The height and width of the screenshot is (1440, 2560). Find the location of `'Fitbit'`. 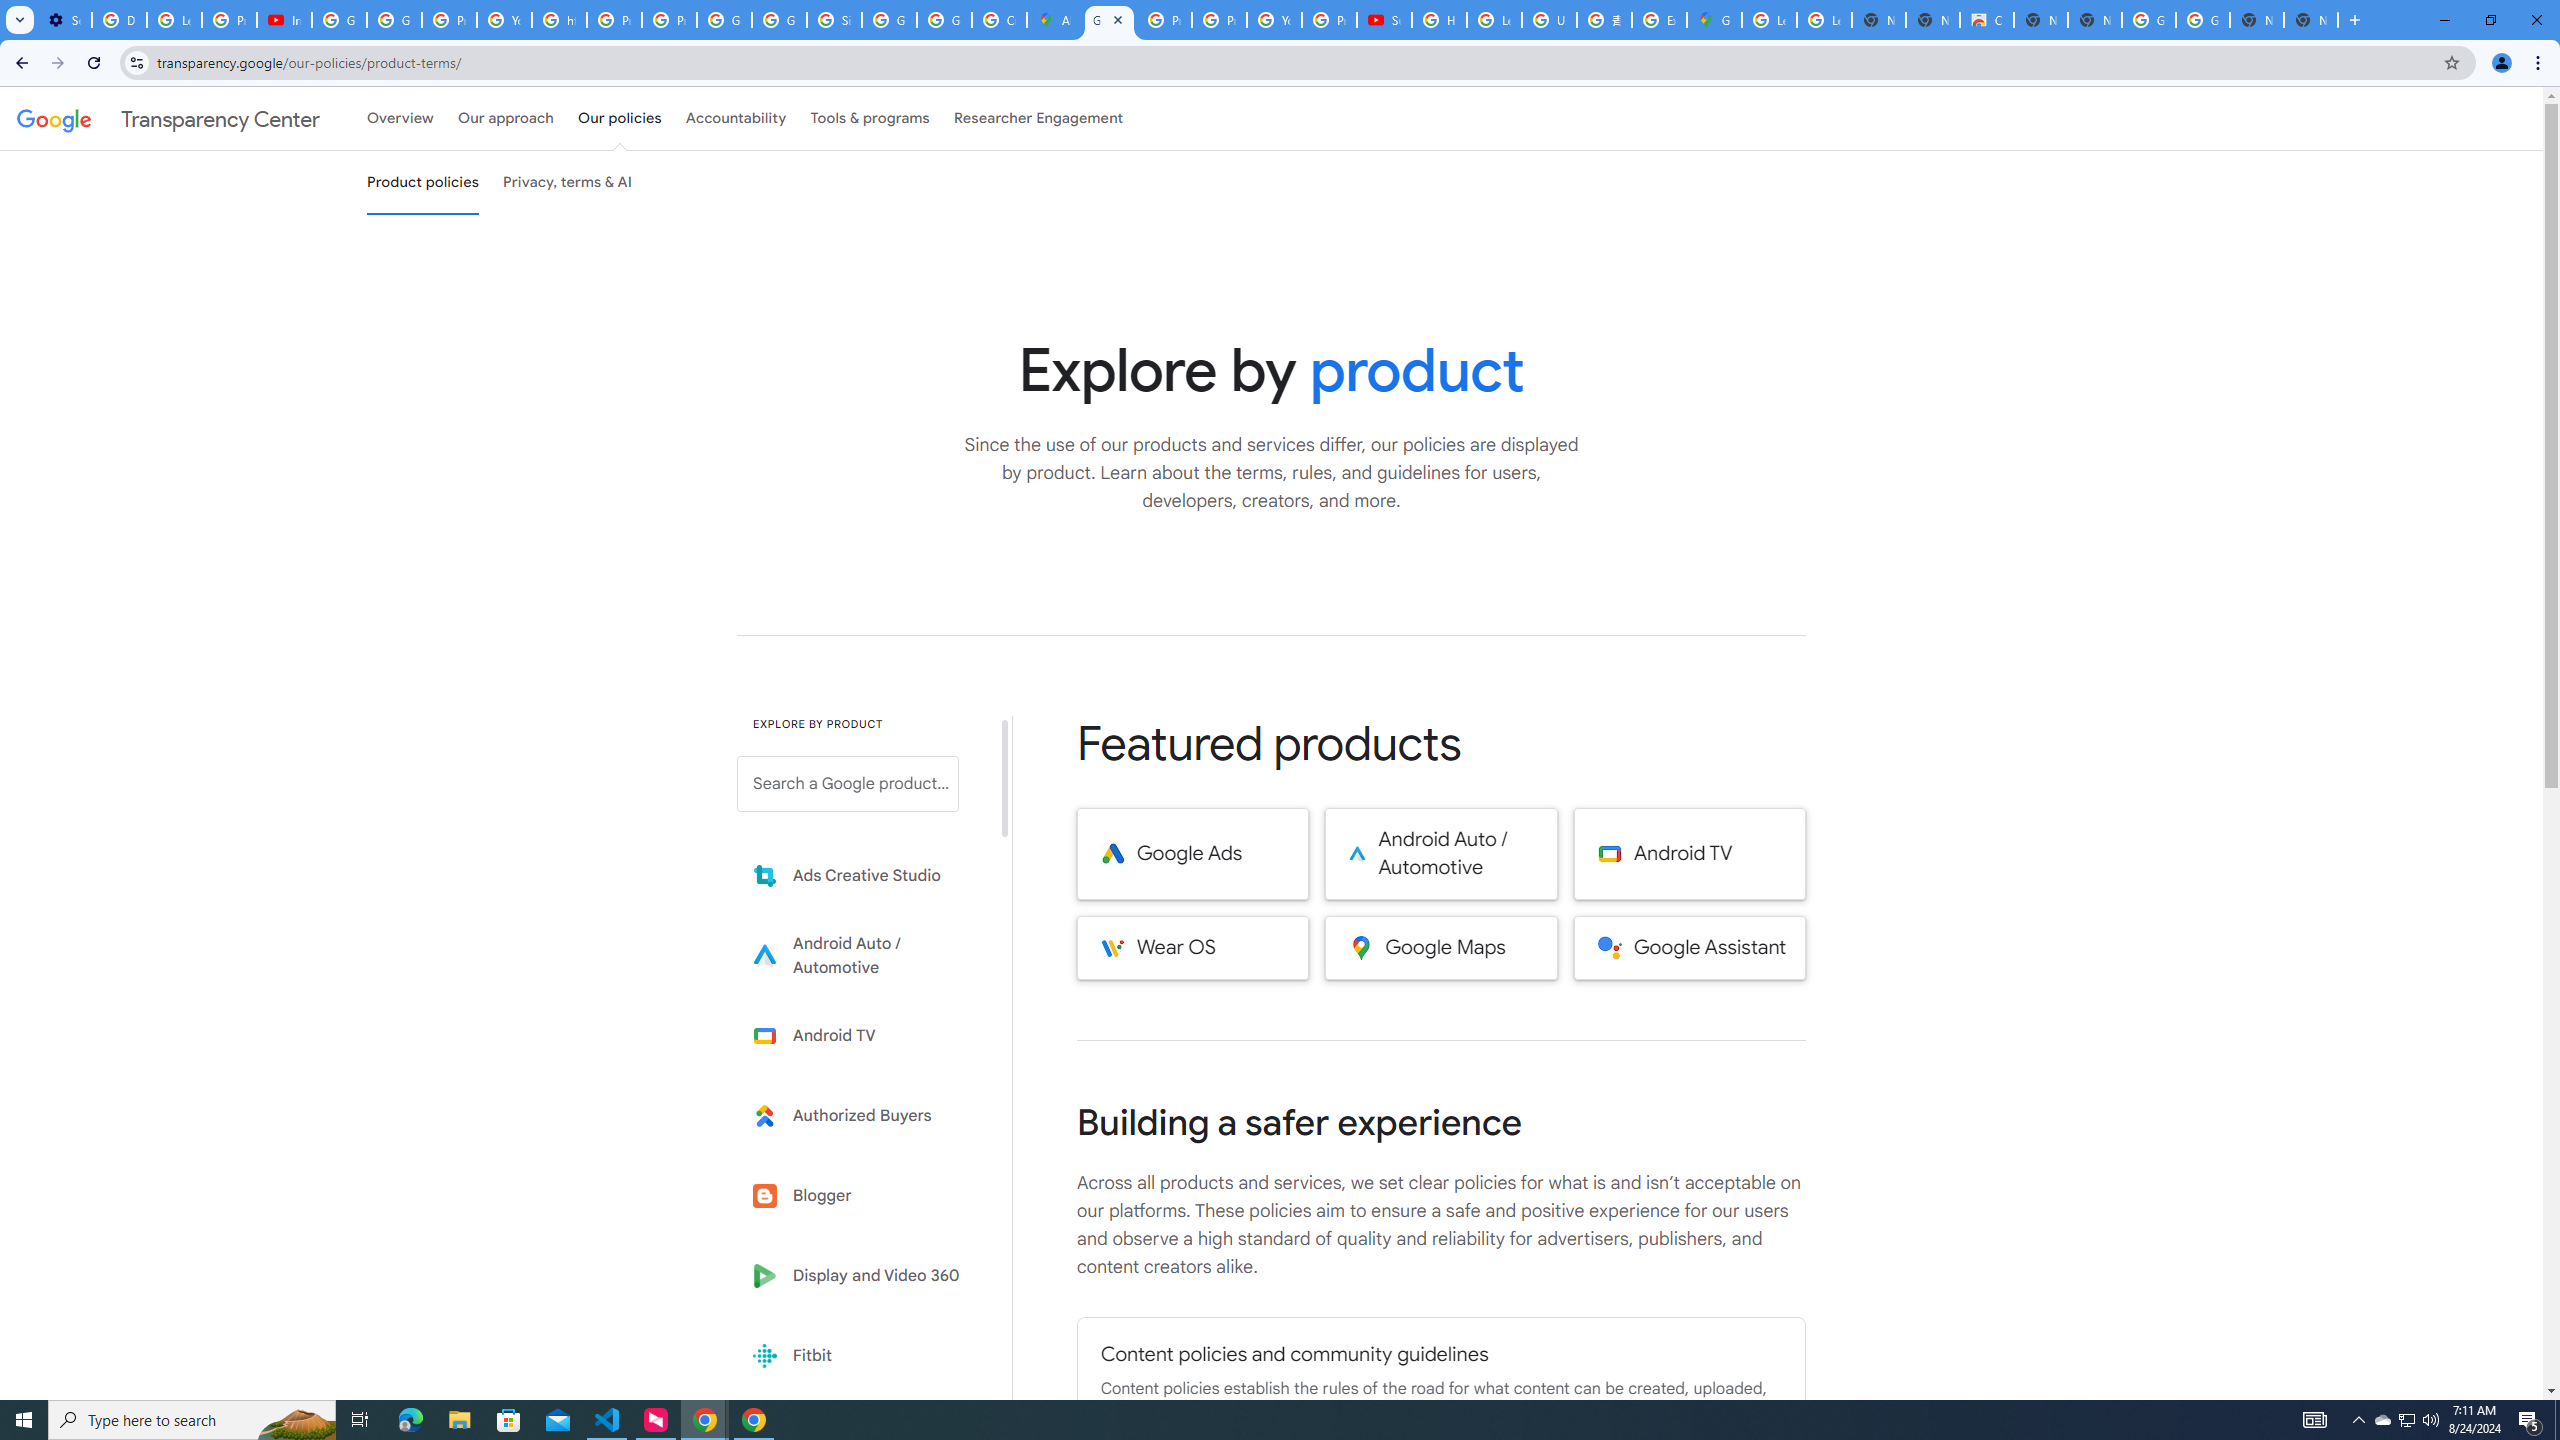

'Fitbit' is located at coordinates (861, 1355).